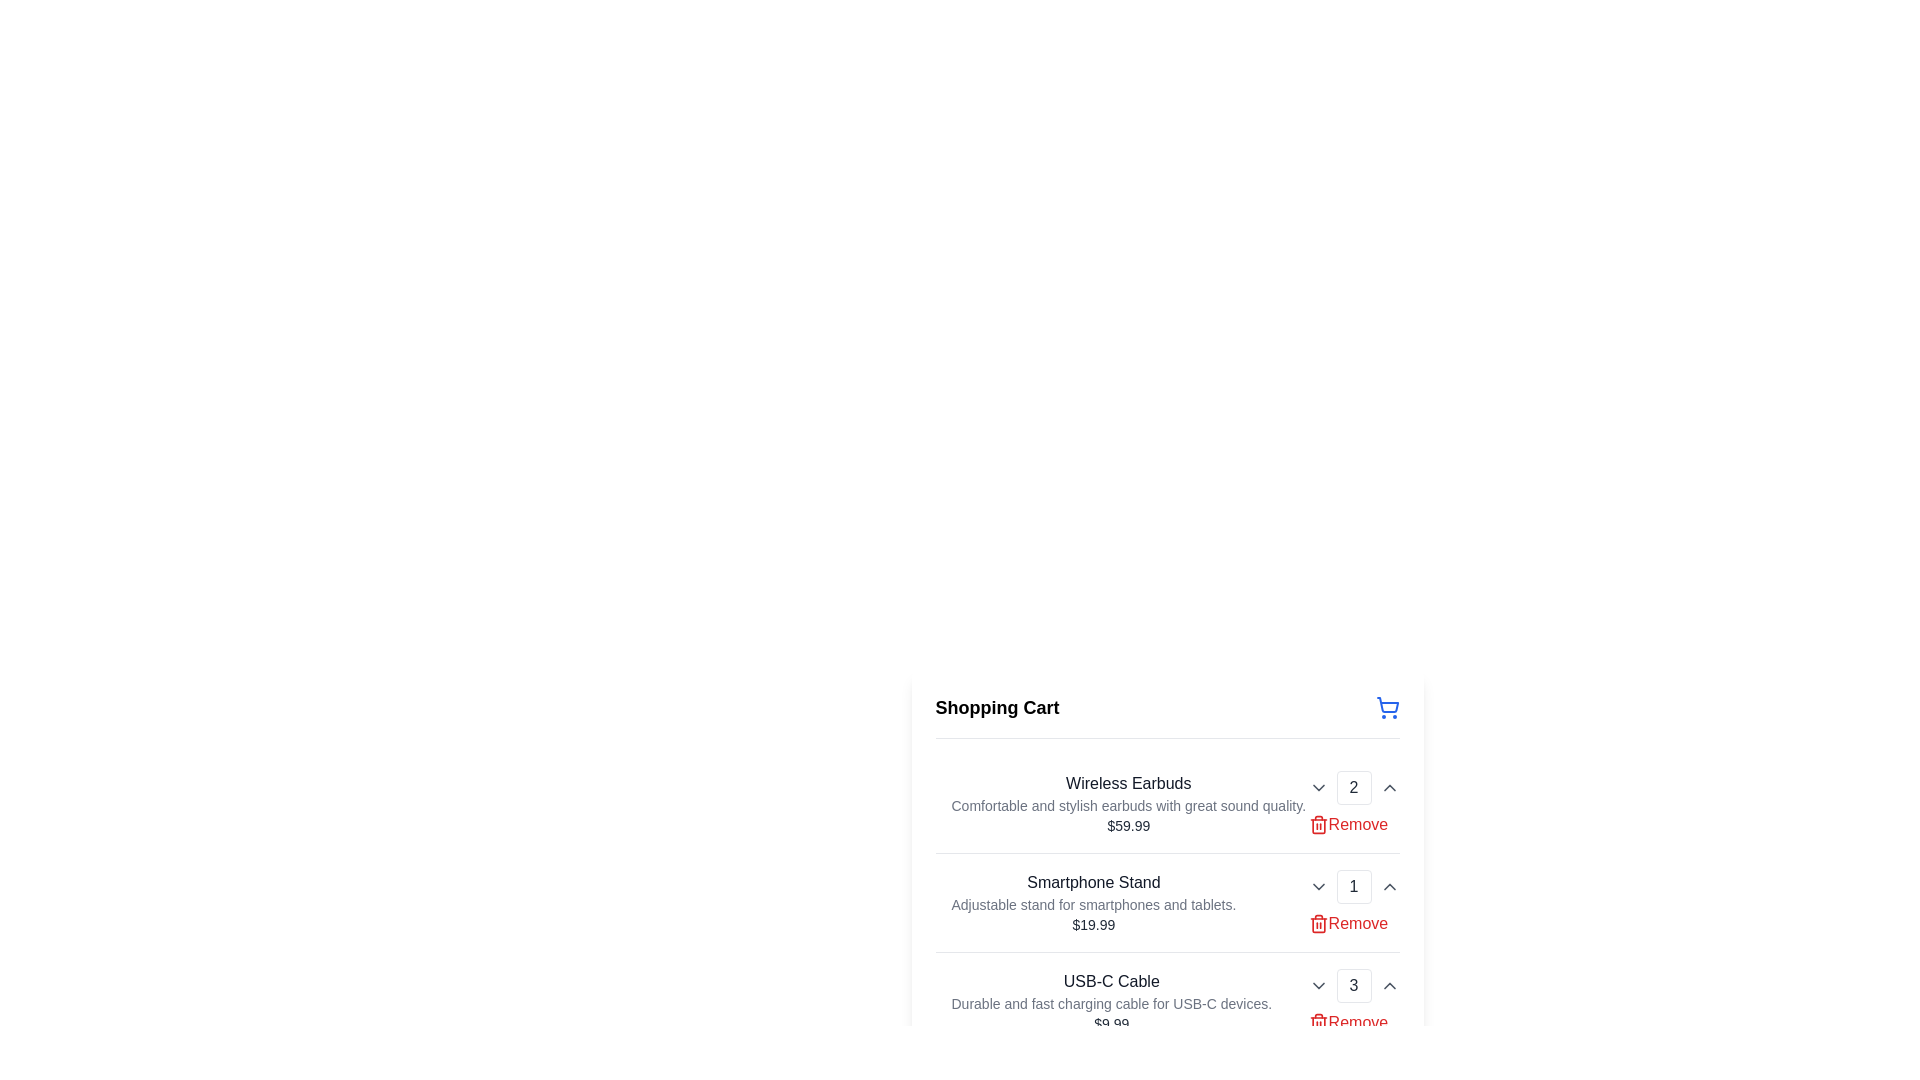 The height and width of the screenshot is (1080, 1920). Describe the element at coordinates (1093, 902) in the screenshot. I see `the static informational text block displaying the item 'Smartphone Stand' with the description 'Adjustable stand for smartphones and tablets.' and the price '$19.99'` at that location.